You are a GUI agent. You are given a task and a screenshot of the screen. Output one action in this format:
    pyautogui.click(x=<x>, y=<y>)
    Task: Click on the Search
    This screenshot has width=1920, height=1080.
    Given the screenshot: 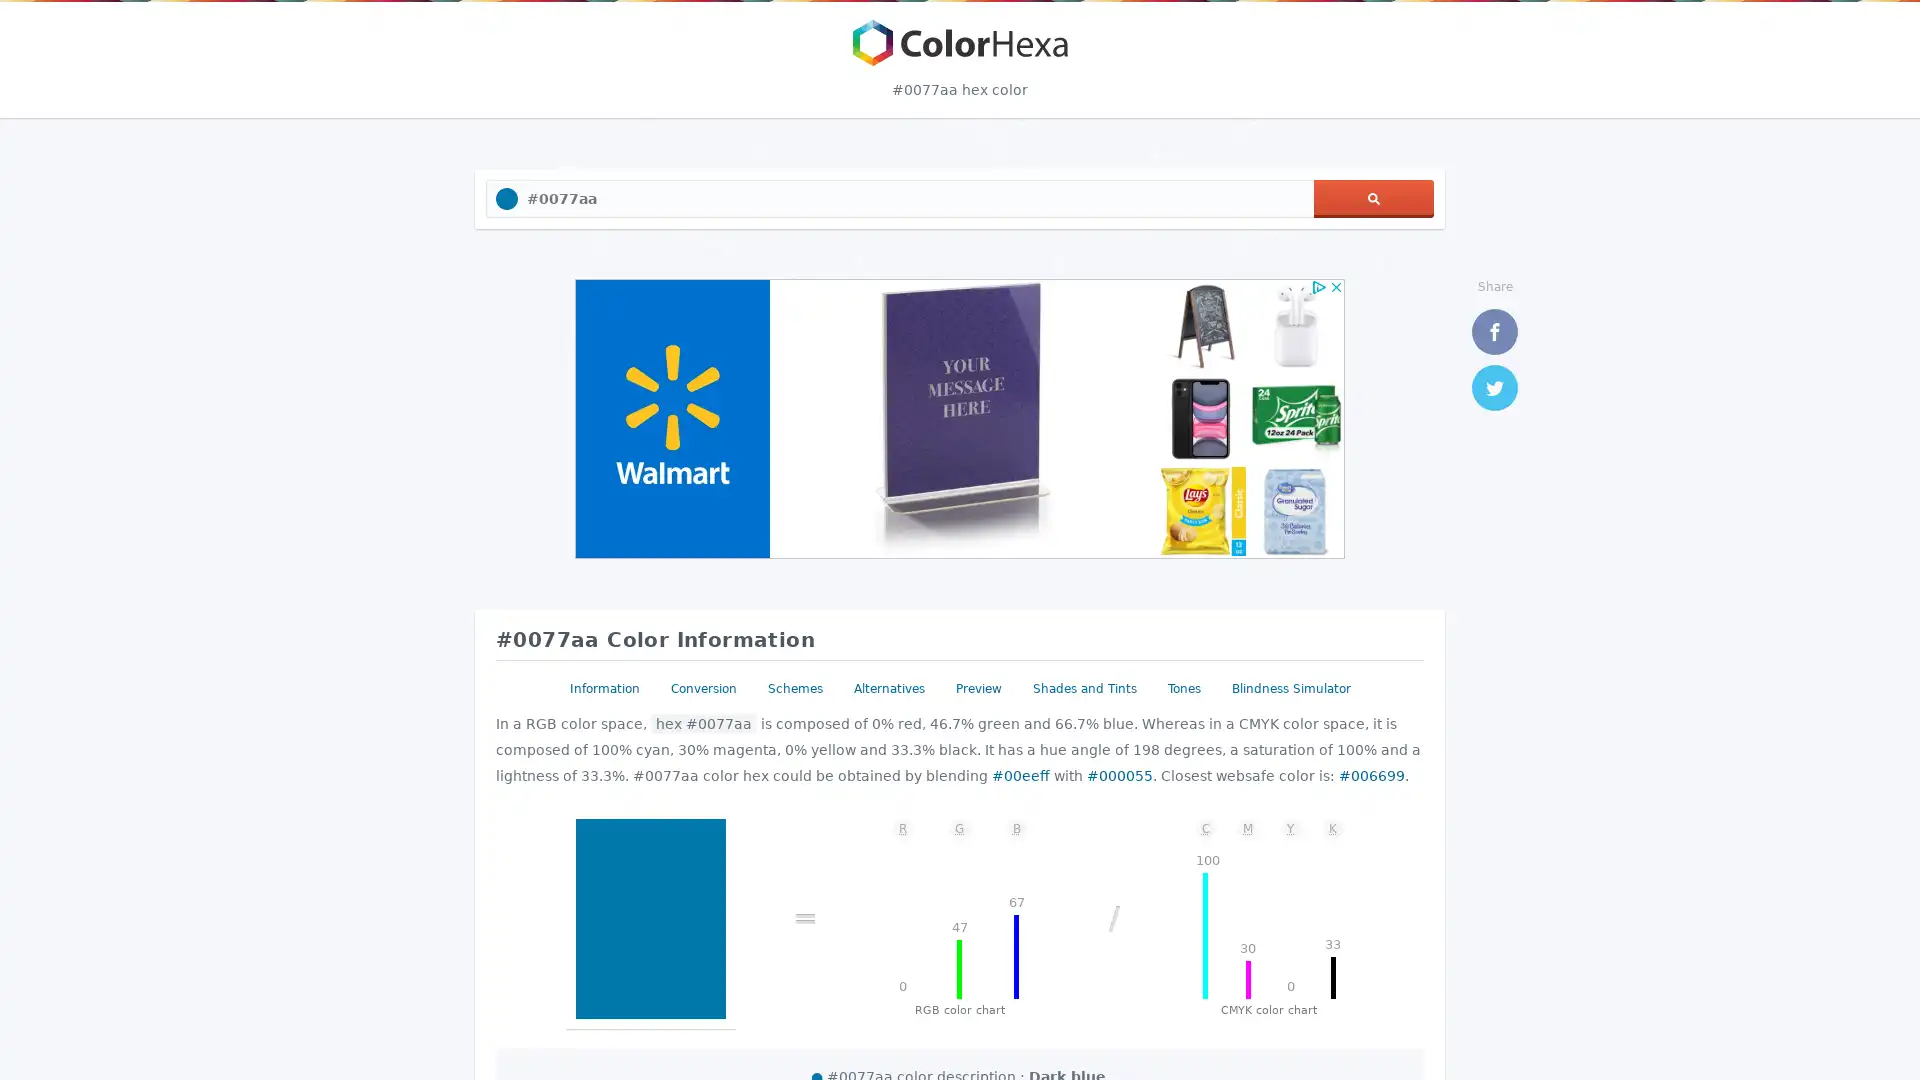 What is the action you would take?
    pyautogui.click(x=1372, y=199)
    